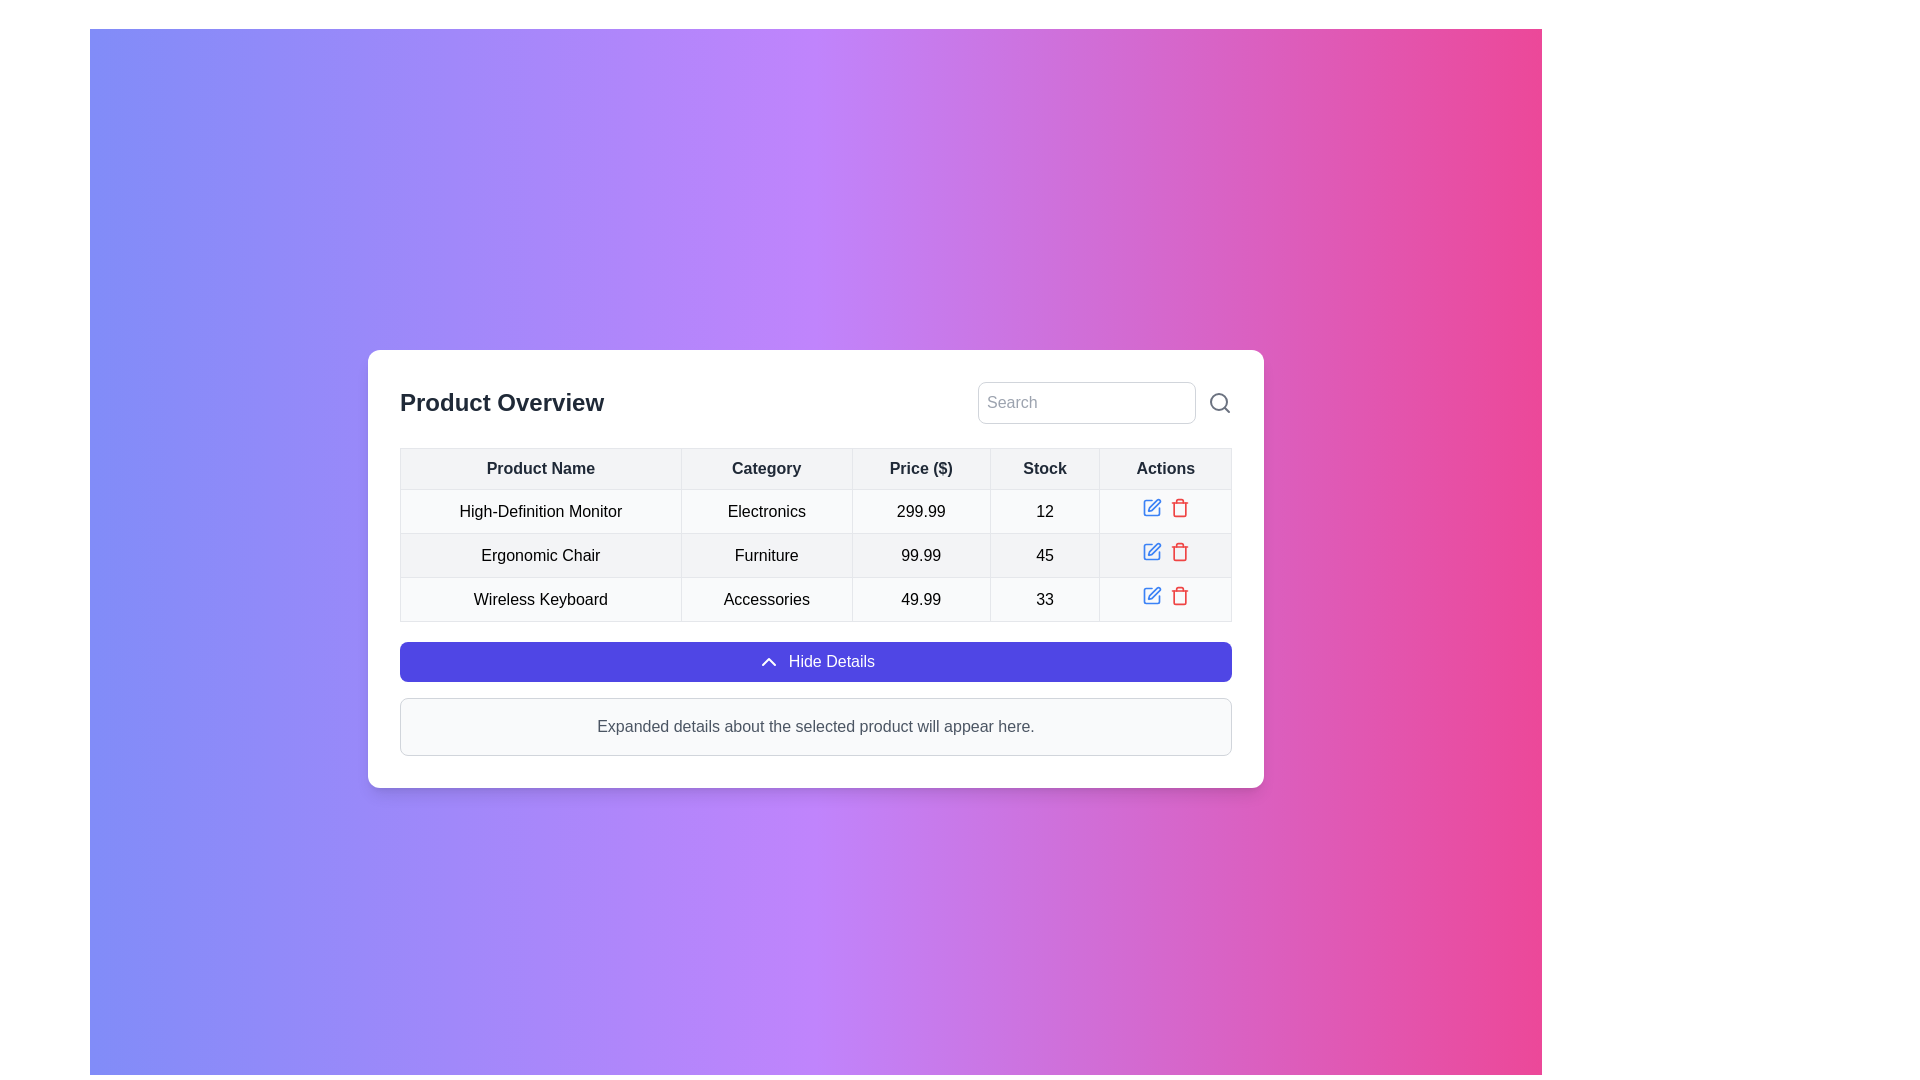 This screenshot has height=1080, width=1920. I want to click on the text label displaying '299.99' in bold and dark font, which is the price of the product 'High-Definition Monitor' in the 'Product Overview' table, so click(920, 510).